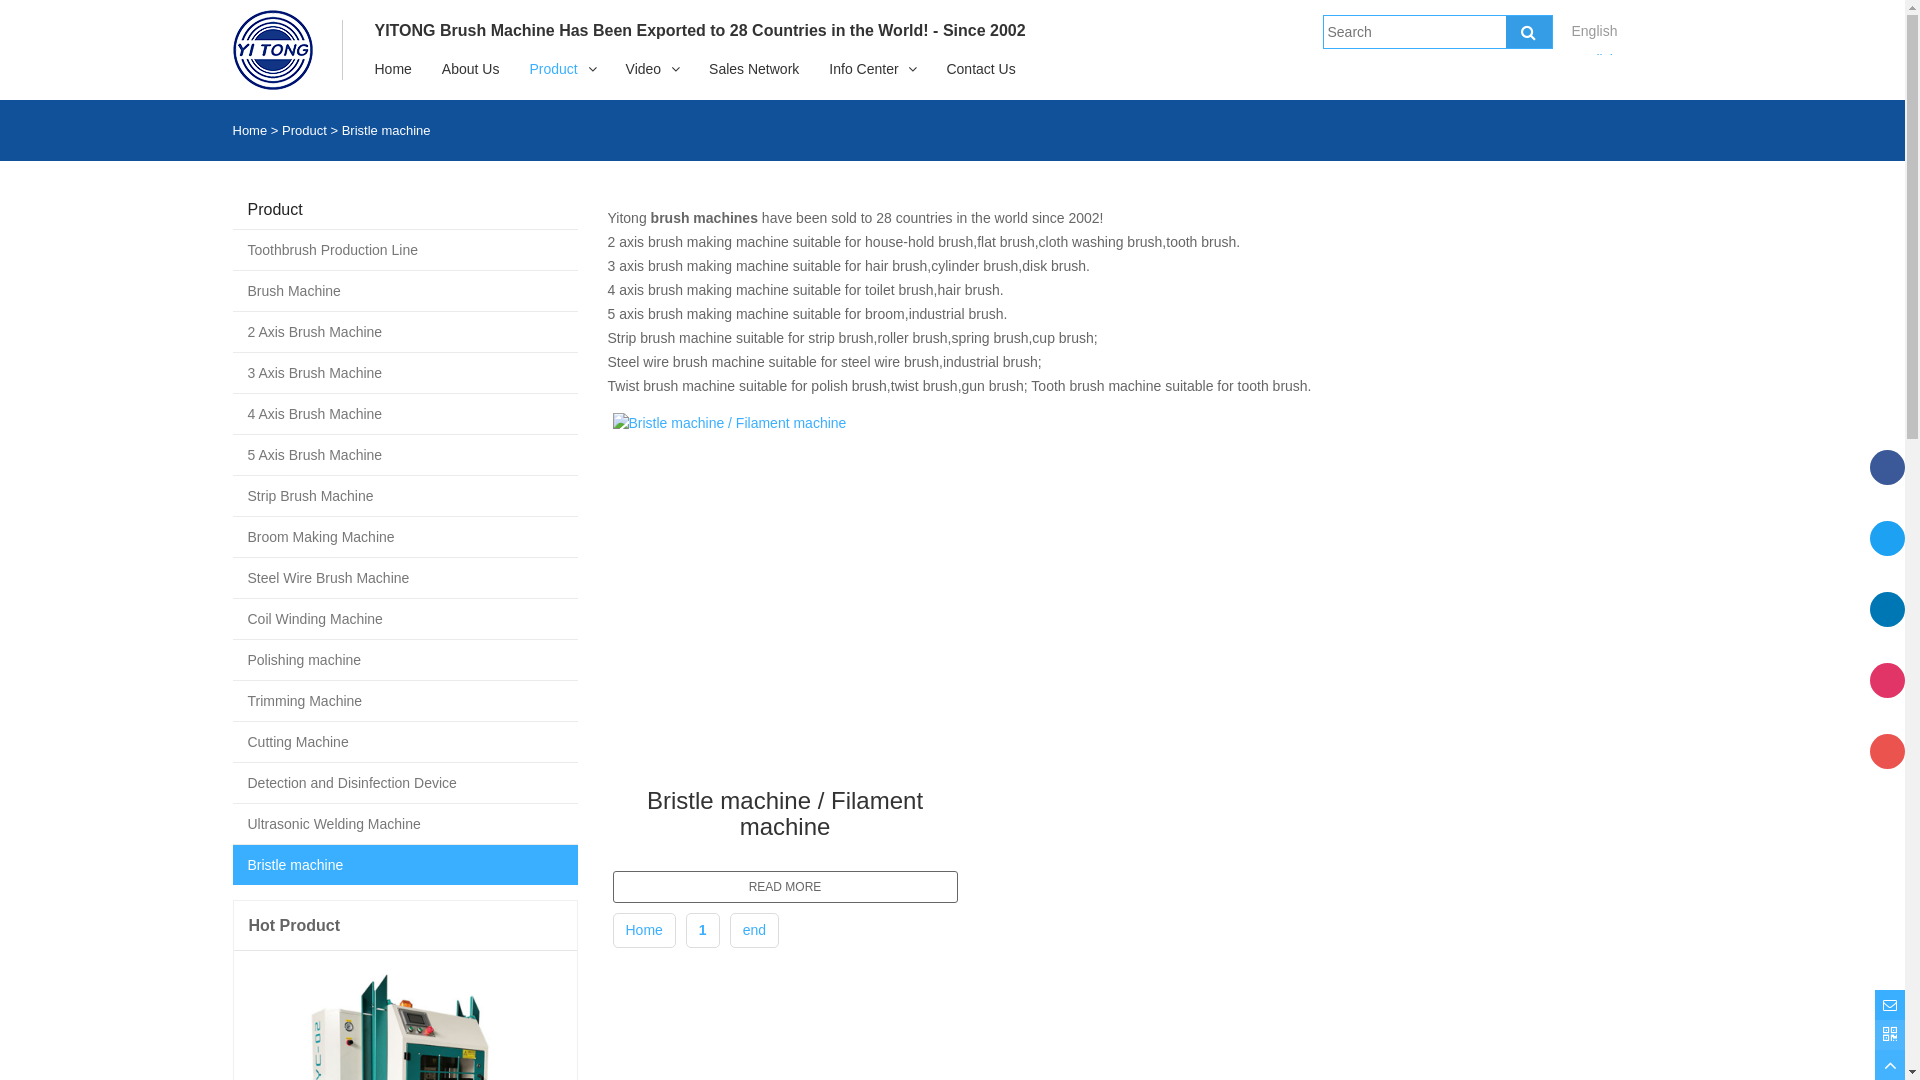  Describe the element at coordinates (231, 863) in the screenshot. I see `'Bristle machine'` at that location.